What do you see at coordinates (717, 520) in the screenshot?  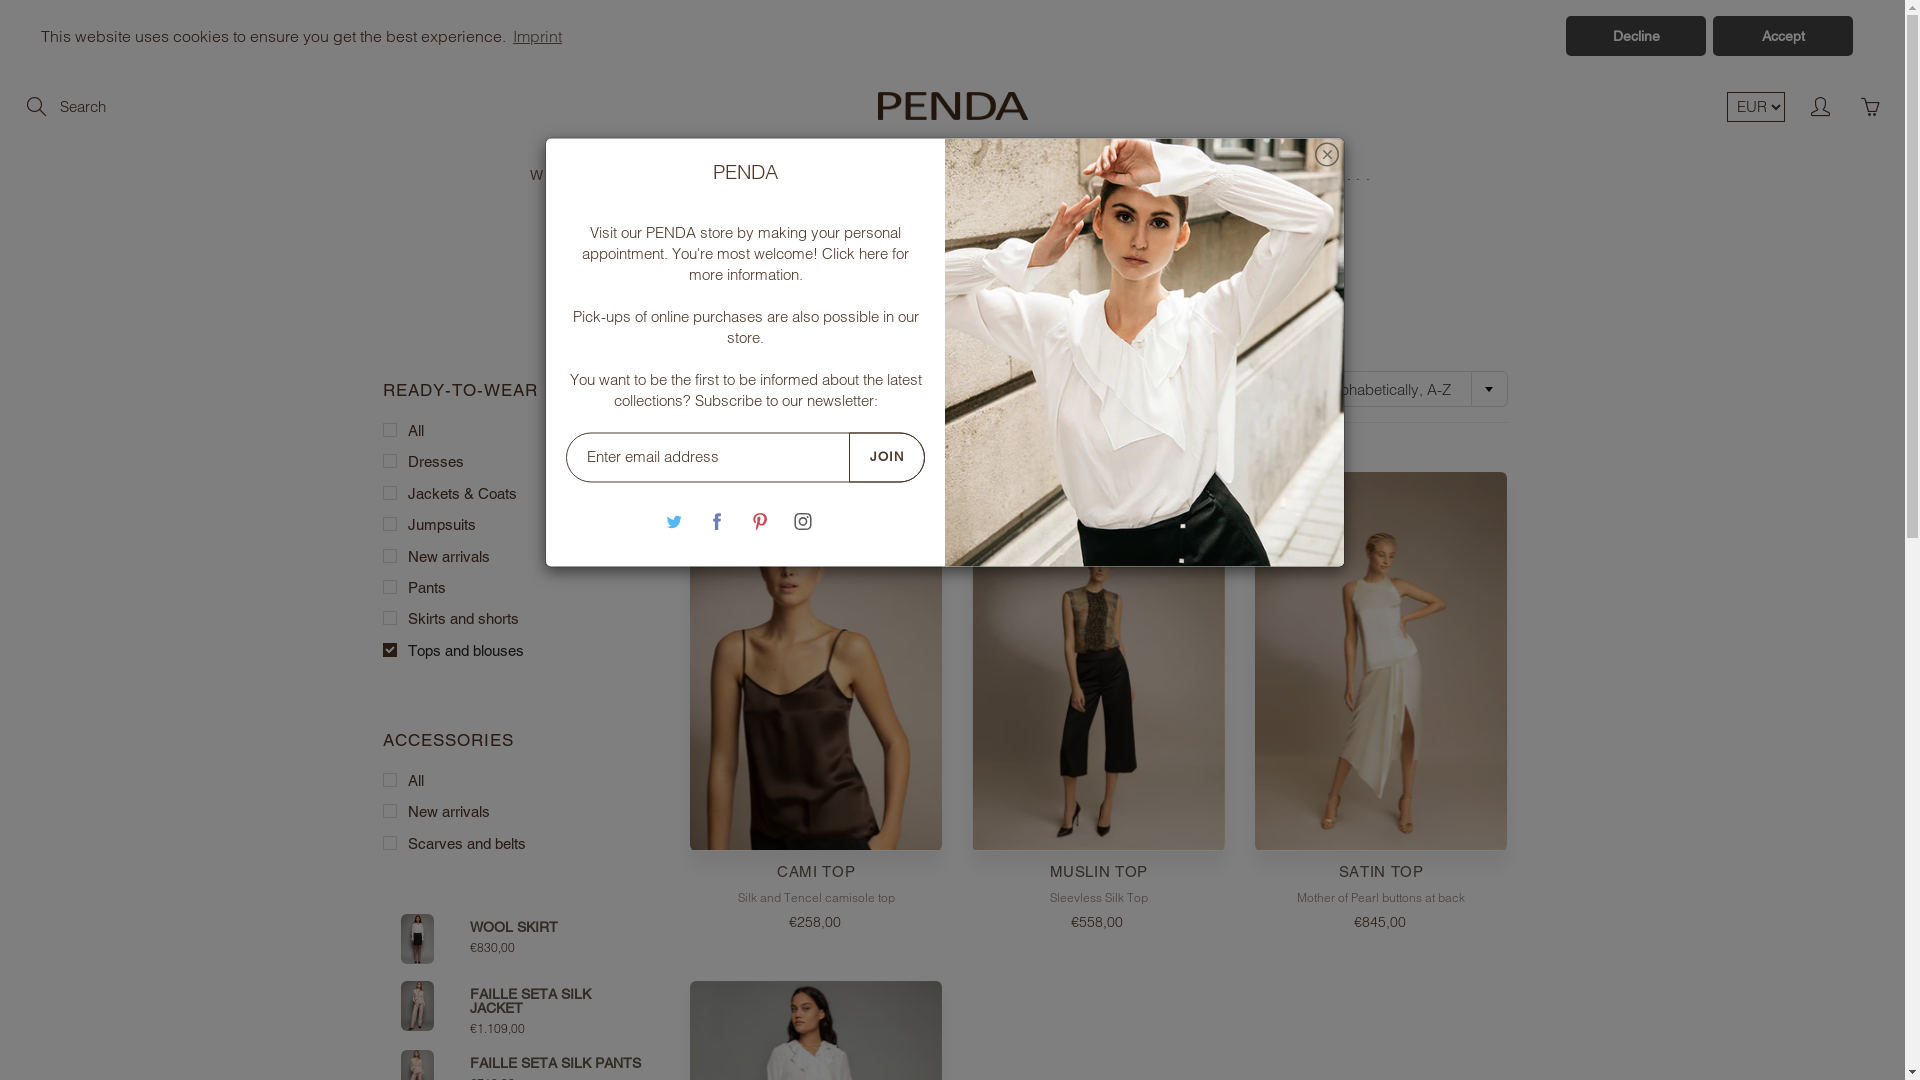 I see `'Facebook'` at bounding box center [717, 520].